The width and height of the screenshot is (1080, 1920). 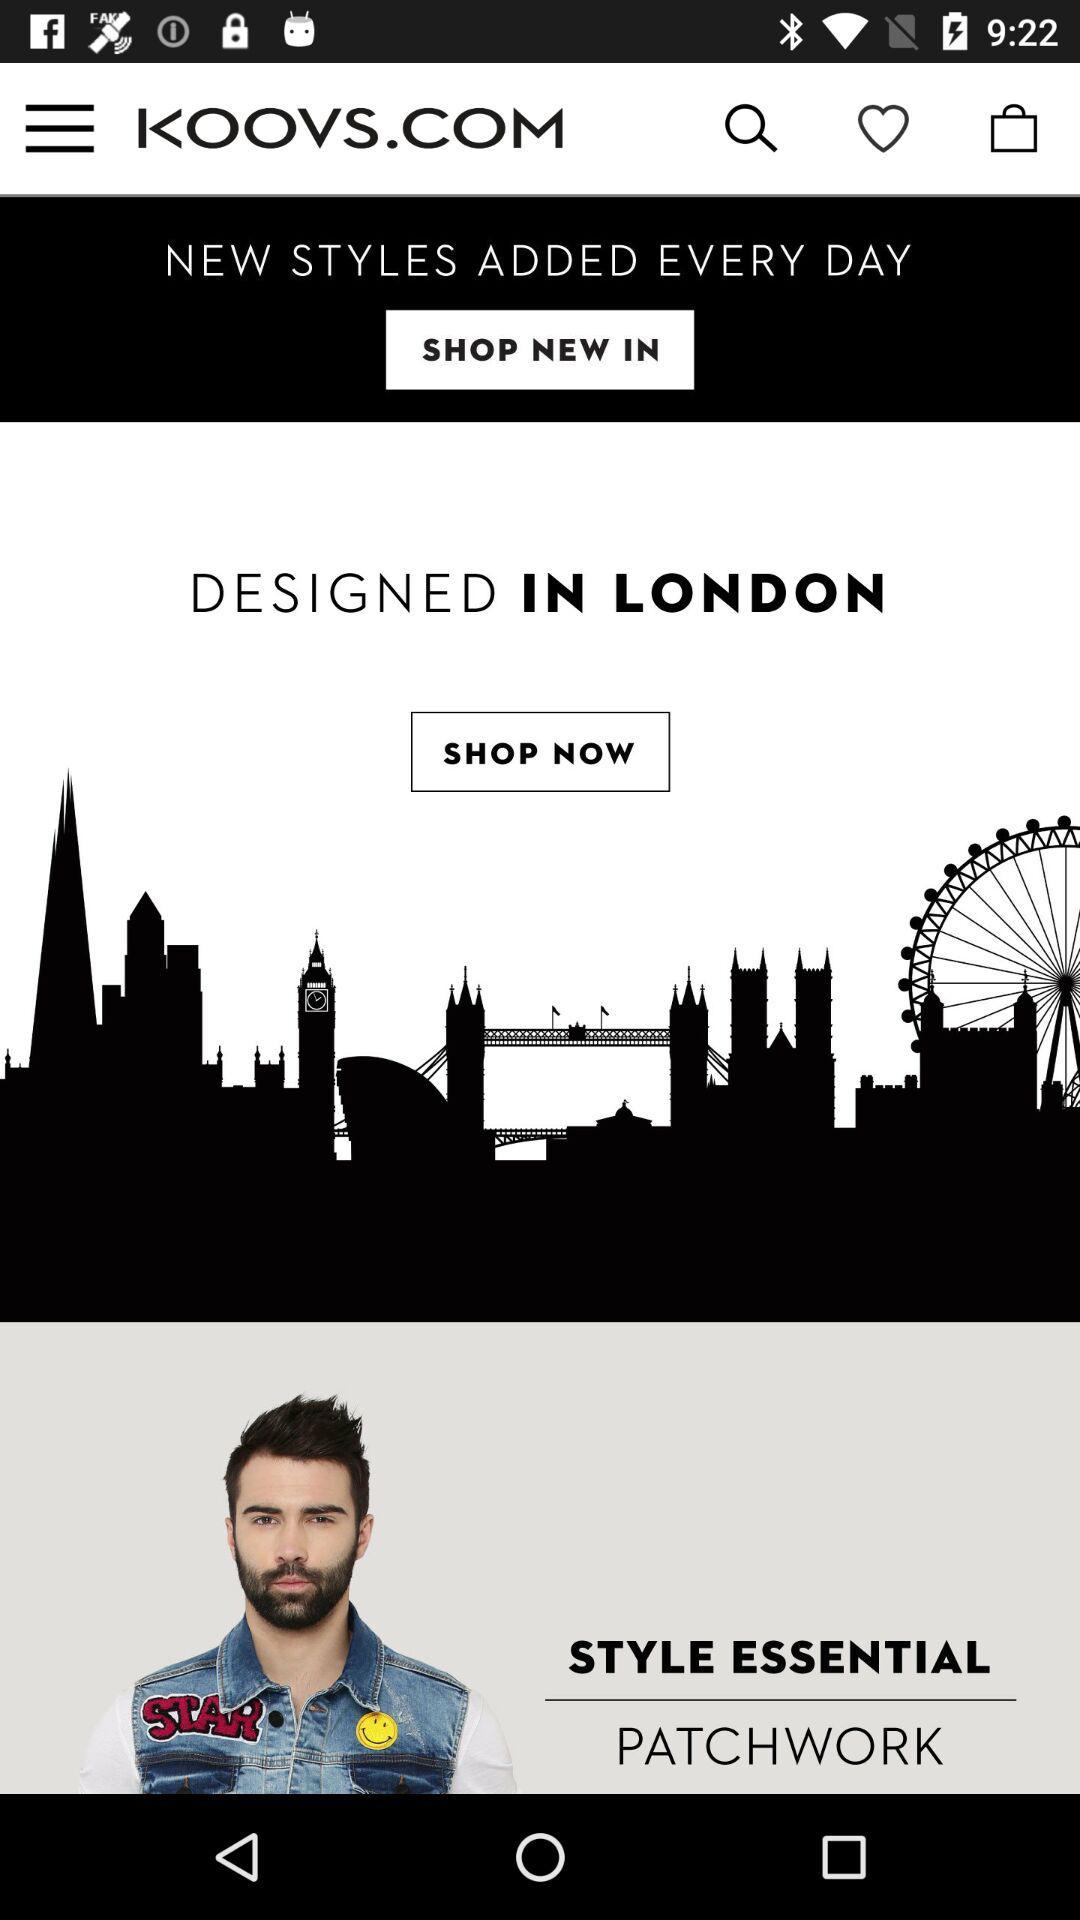 What do you see at coordinates (540, 872) in the screenshot?
I see `open shop` at bounding box center [540, 872].